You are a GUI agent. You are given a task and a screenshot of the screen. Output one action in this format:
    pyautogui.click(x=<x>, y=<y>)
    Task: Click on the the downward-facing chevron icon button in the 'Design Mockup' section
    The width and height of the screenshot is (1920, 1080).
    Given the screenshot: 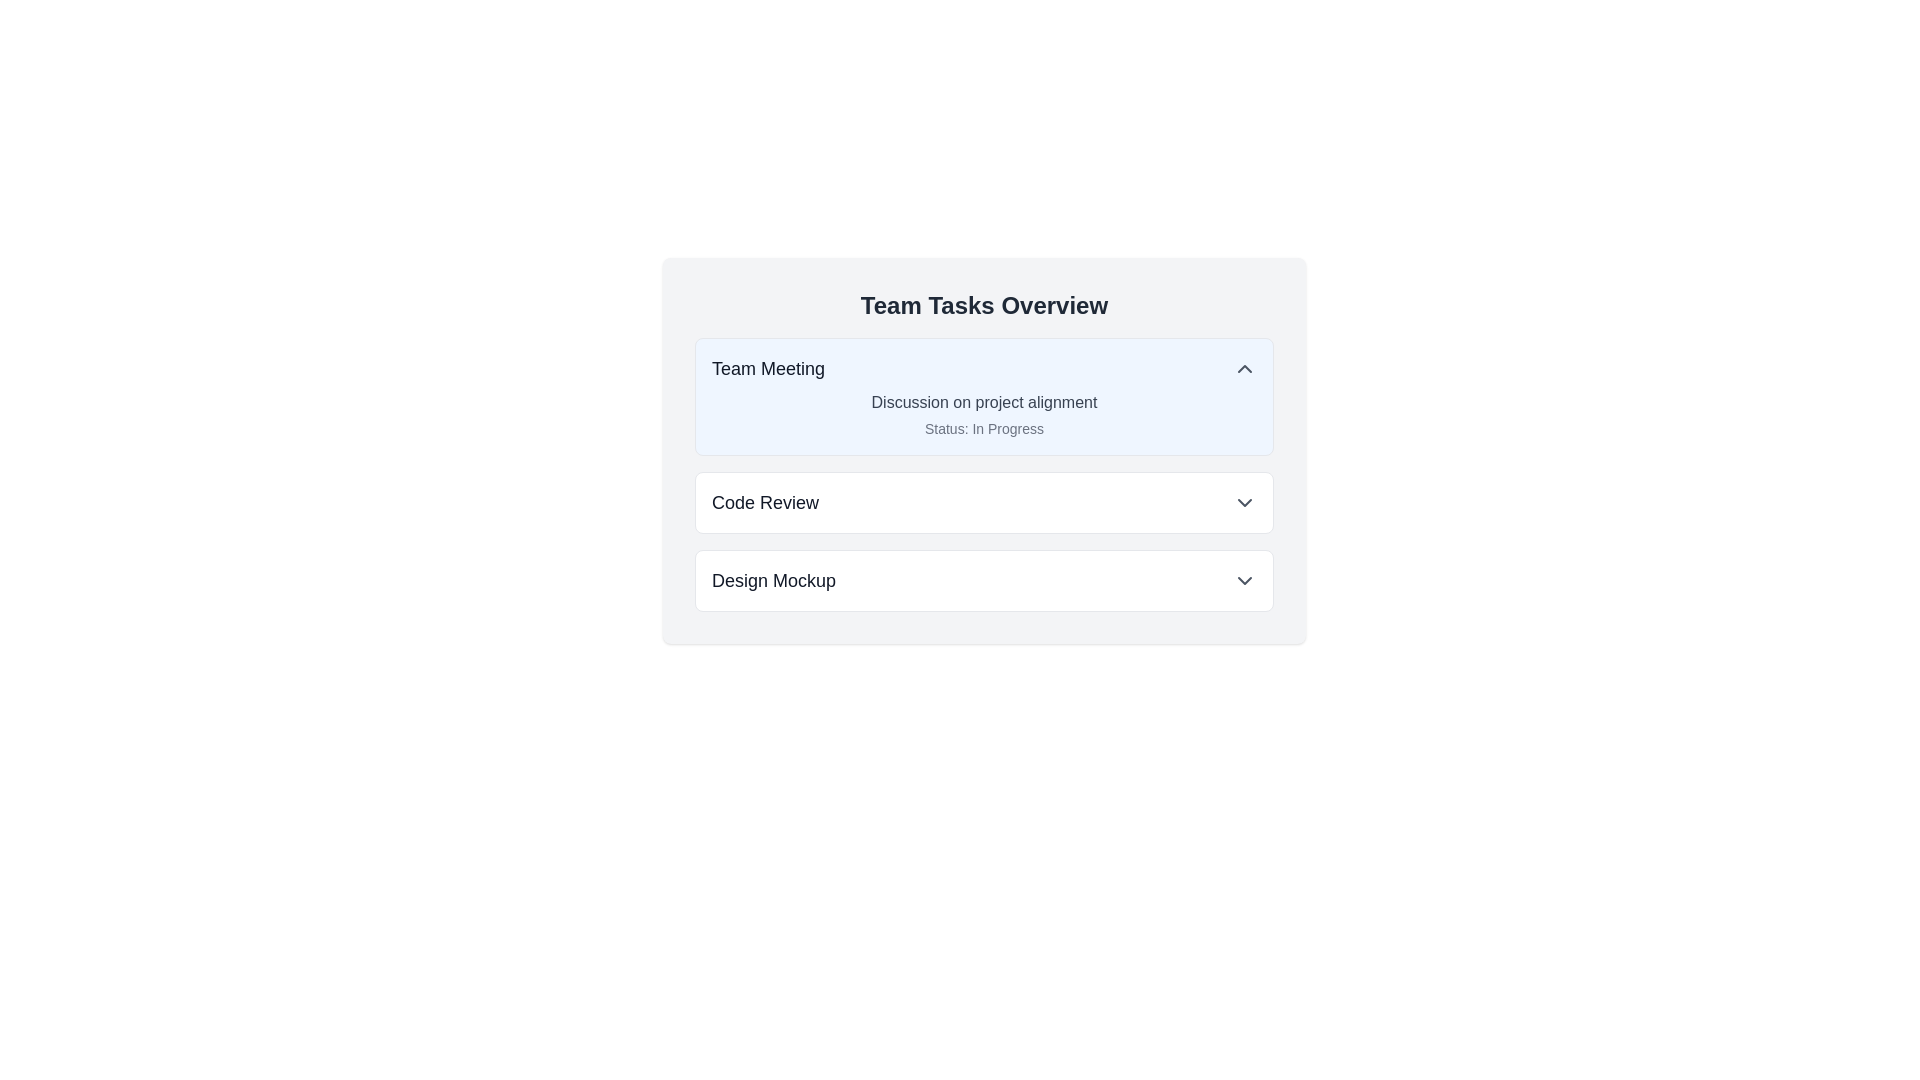 What is the action you would take?
    pyautogui.click(x=1243, y=581)
    